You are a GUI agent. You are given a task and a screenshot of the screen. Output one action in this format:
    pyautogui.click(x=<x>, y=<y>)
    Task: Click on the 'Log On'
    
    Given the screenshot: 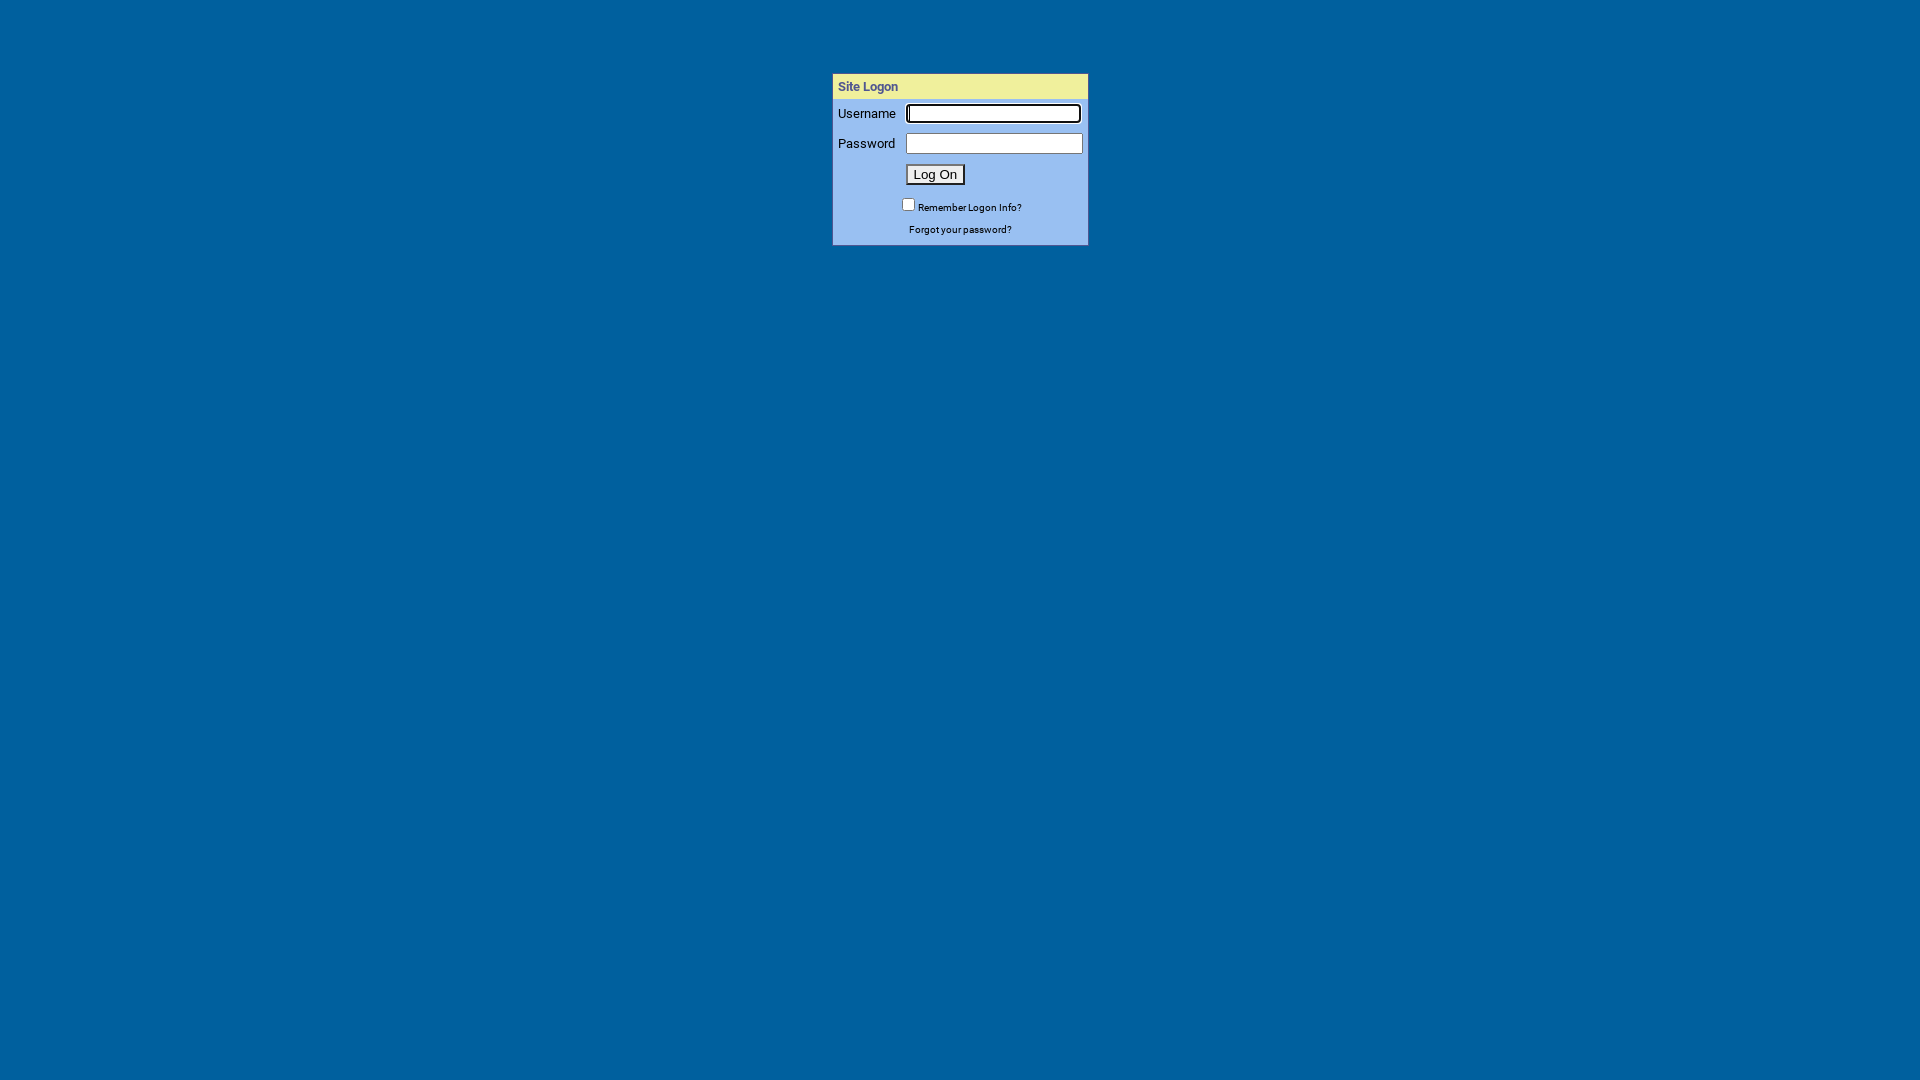 What is the action you would take?
    pyautogui.click(x=905, y=173)
    